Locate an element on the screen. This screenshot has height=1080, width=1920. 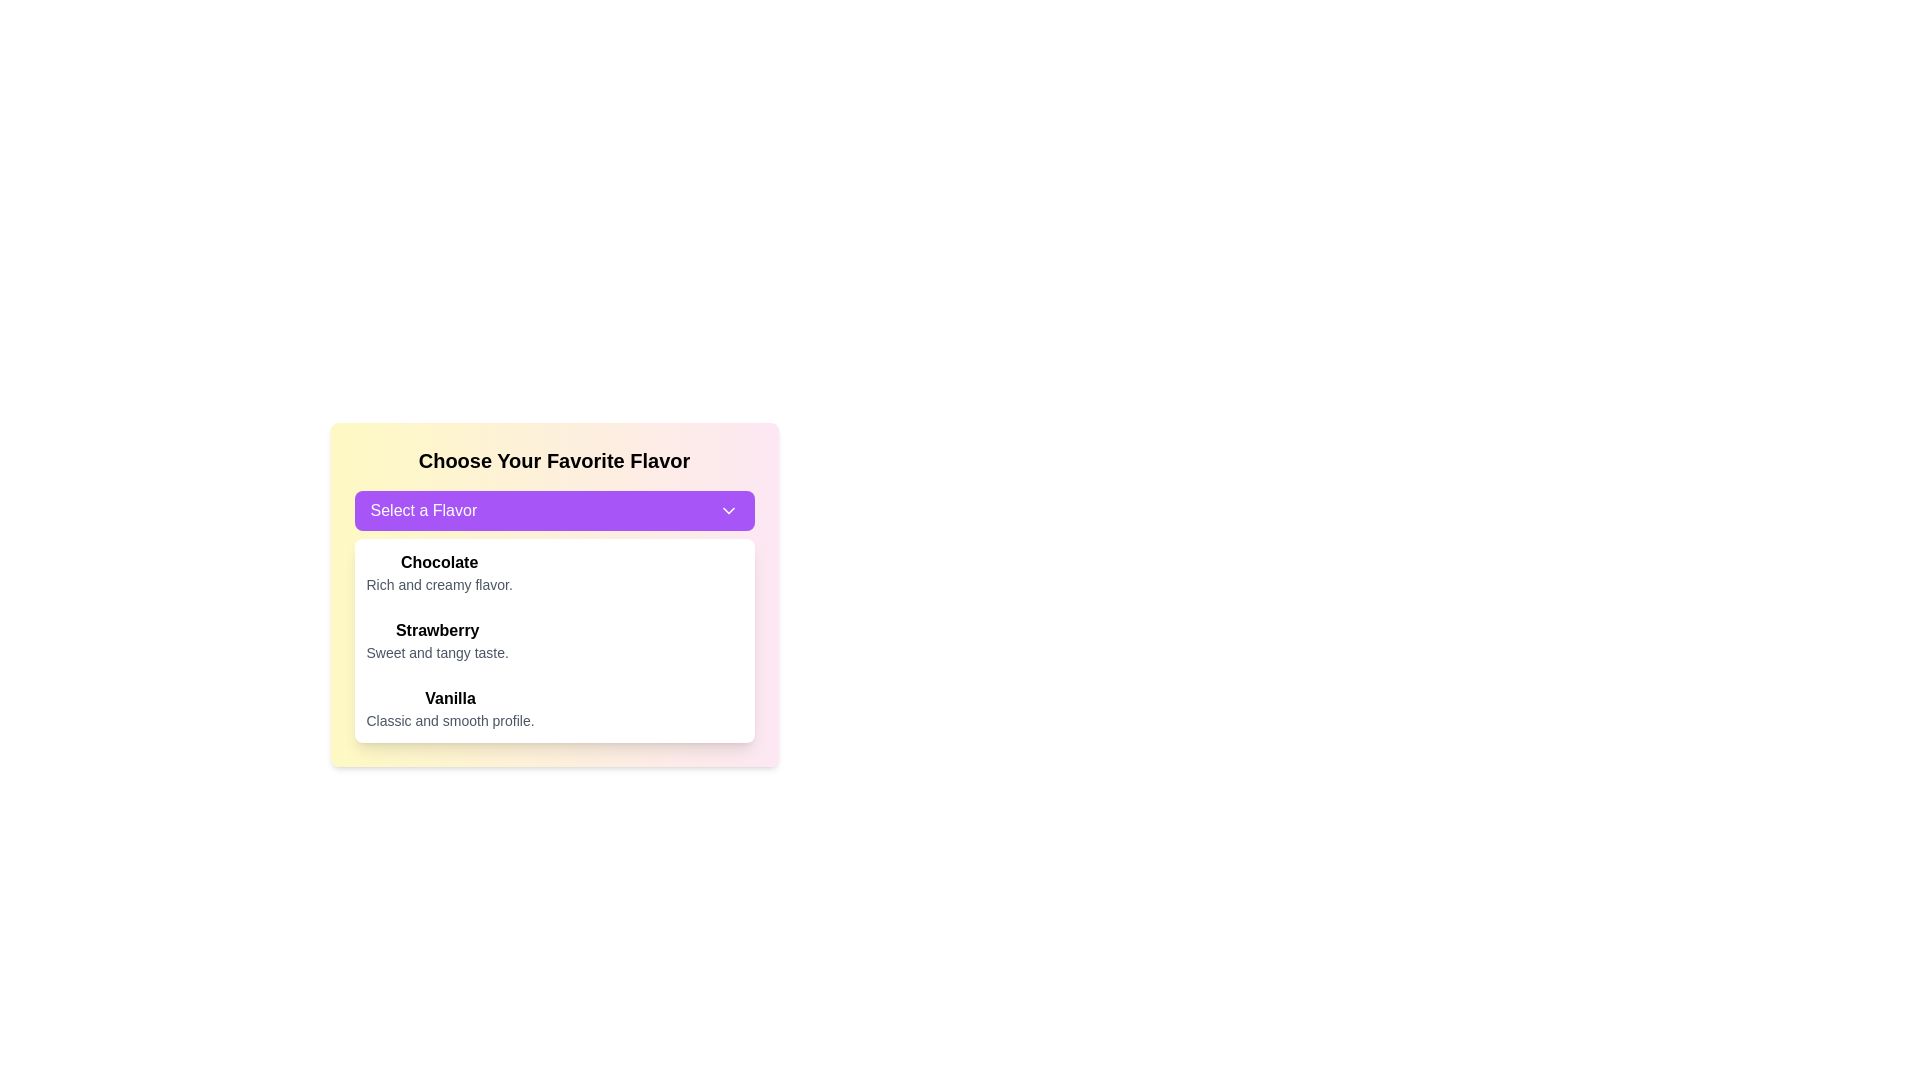
the static text providing additional descriptive information for the 'Strawberry' flavor option, which is positioned below the 'Strawberry' text in the flavor selection list is located at coordinates (436, 652).